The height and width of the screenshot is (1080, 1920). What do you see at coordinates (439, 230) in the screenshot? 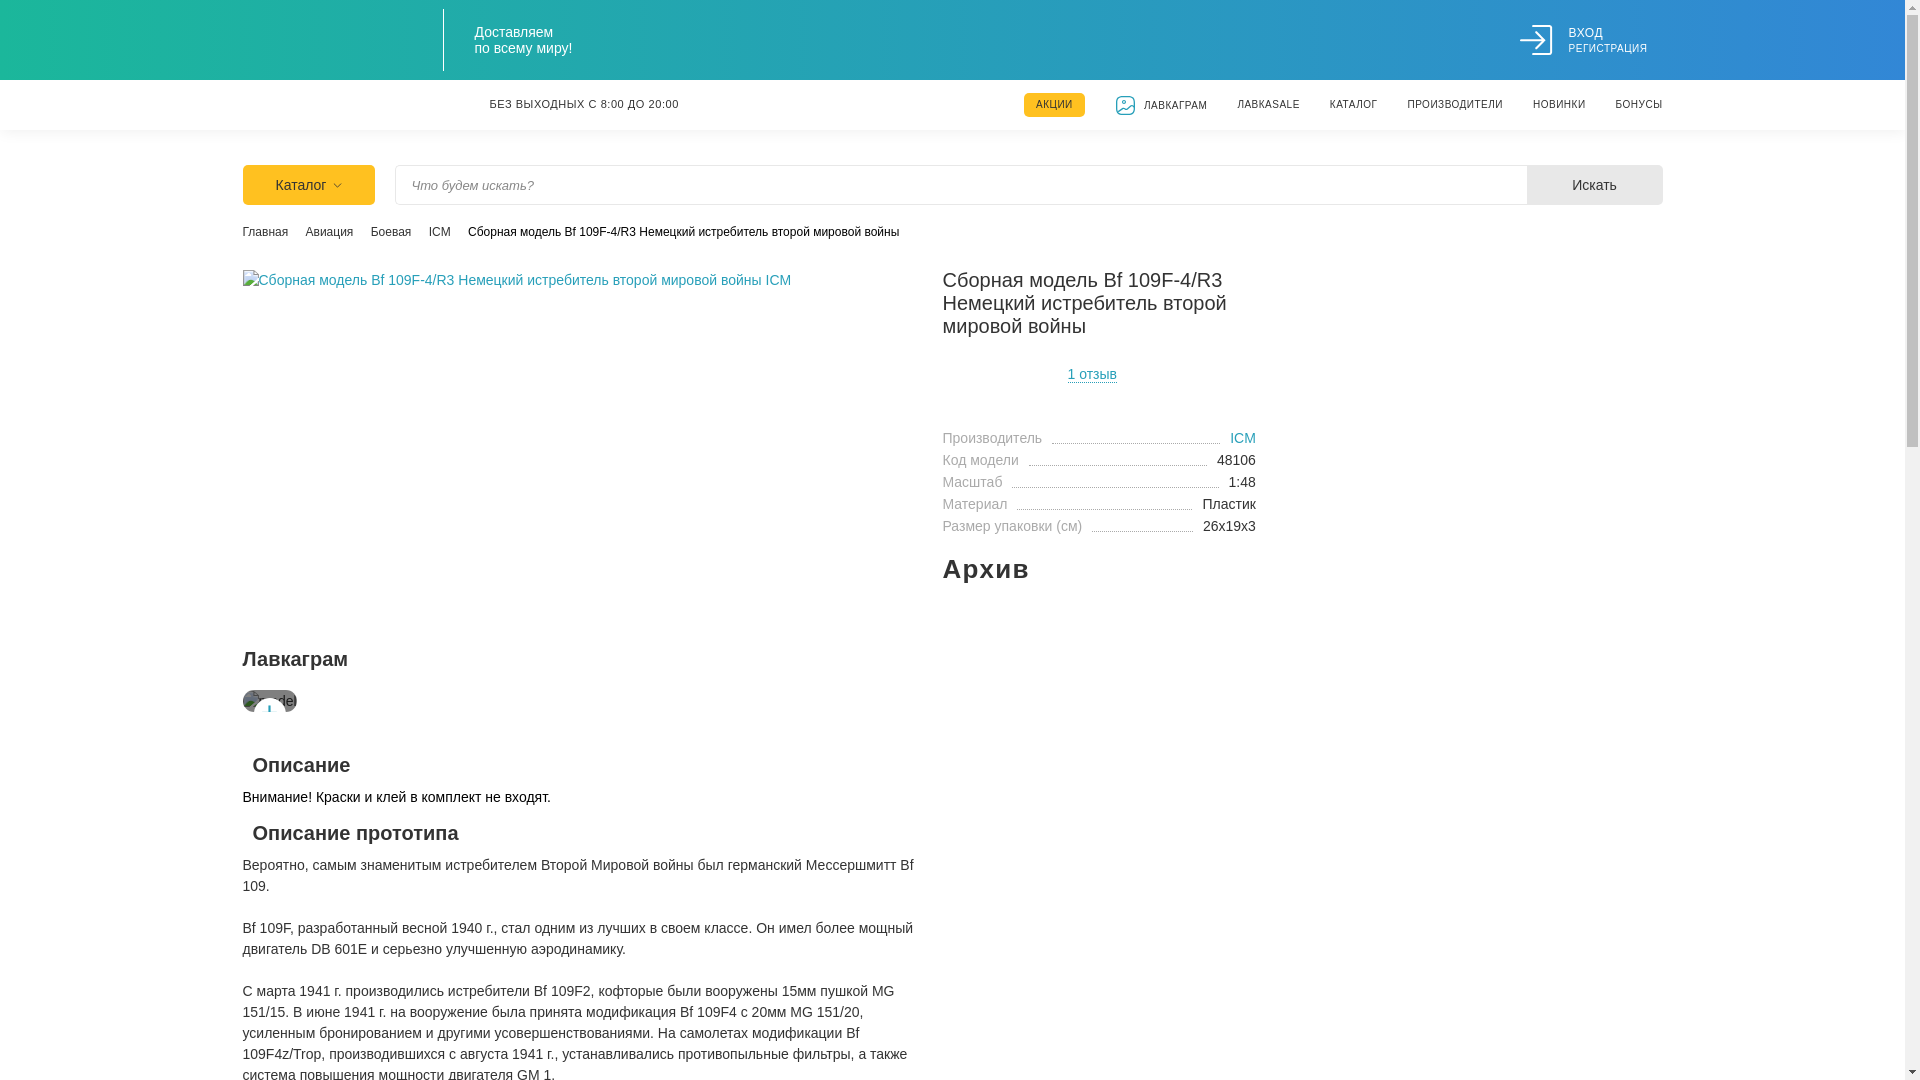
I see `'ICM'` at bounding box center [439, 230].